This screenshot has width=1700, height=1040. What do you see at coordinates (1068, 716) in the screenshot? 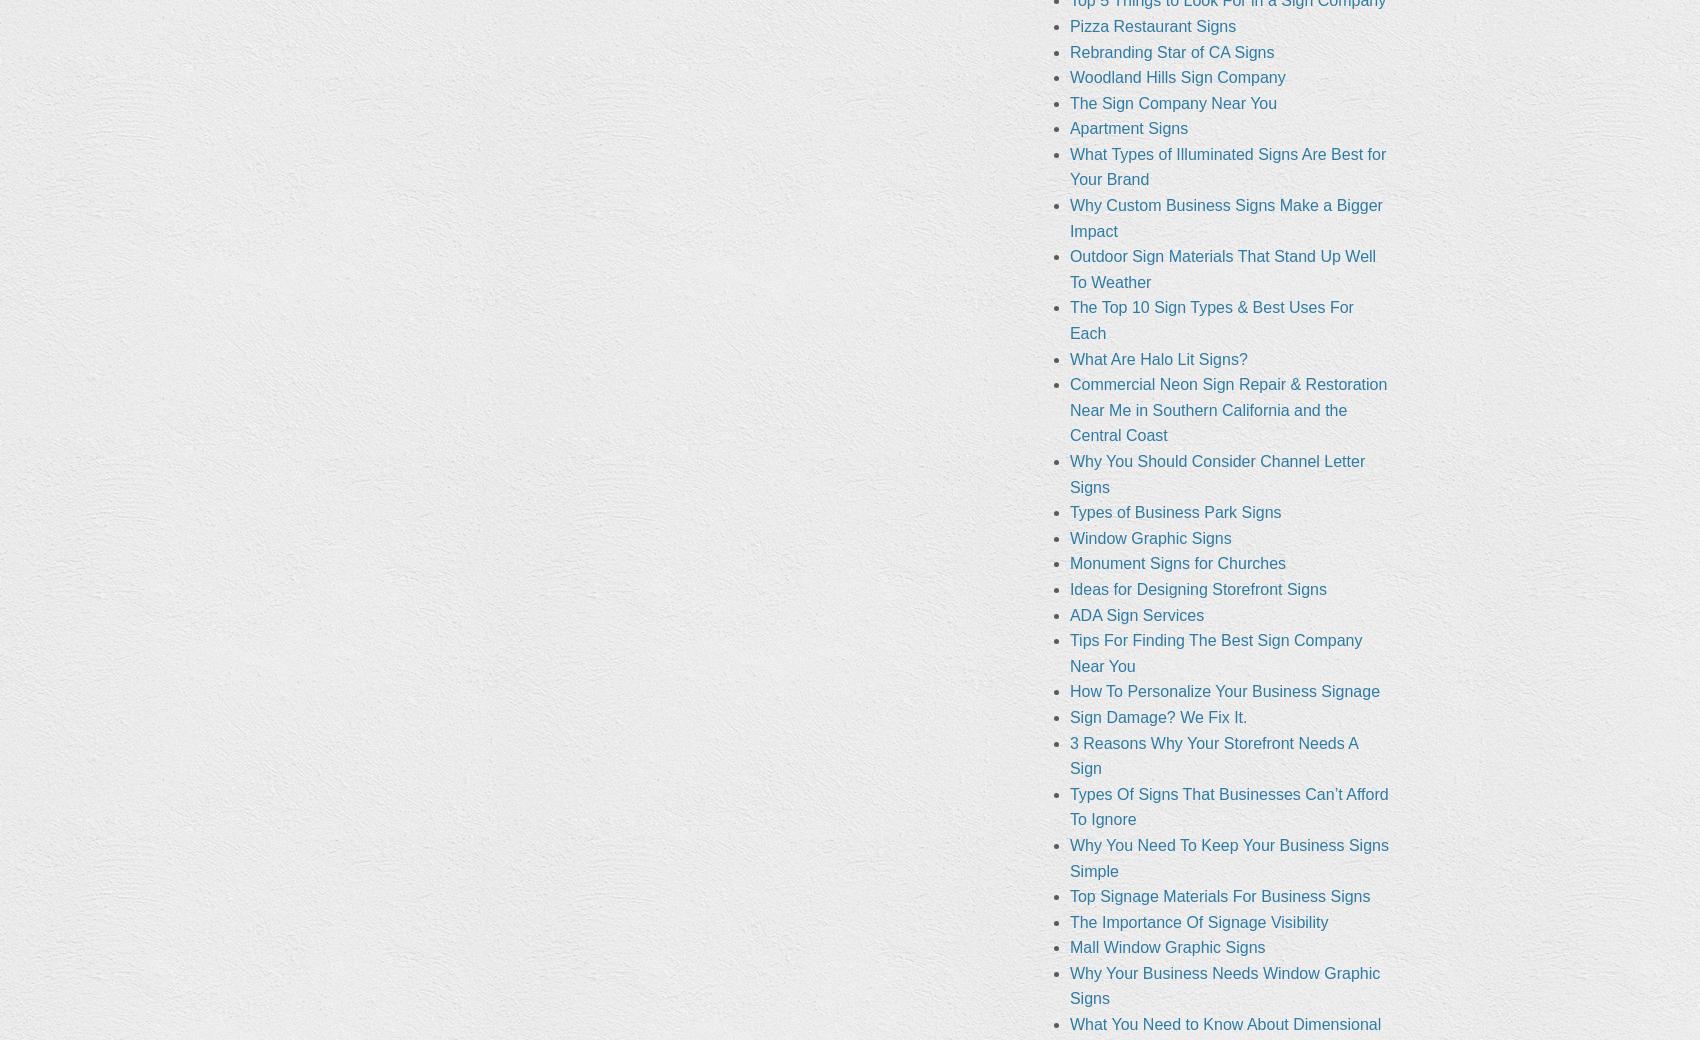
I see `'Sign Damage? We Fix It.'` at bounding box center [1068, 716].